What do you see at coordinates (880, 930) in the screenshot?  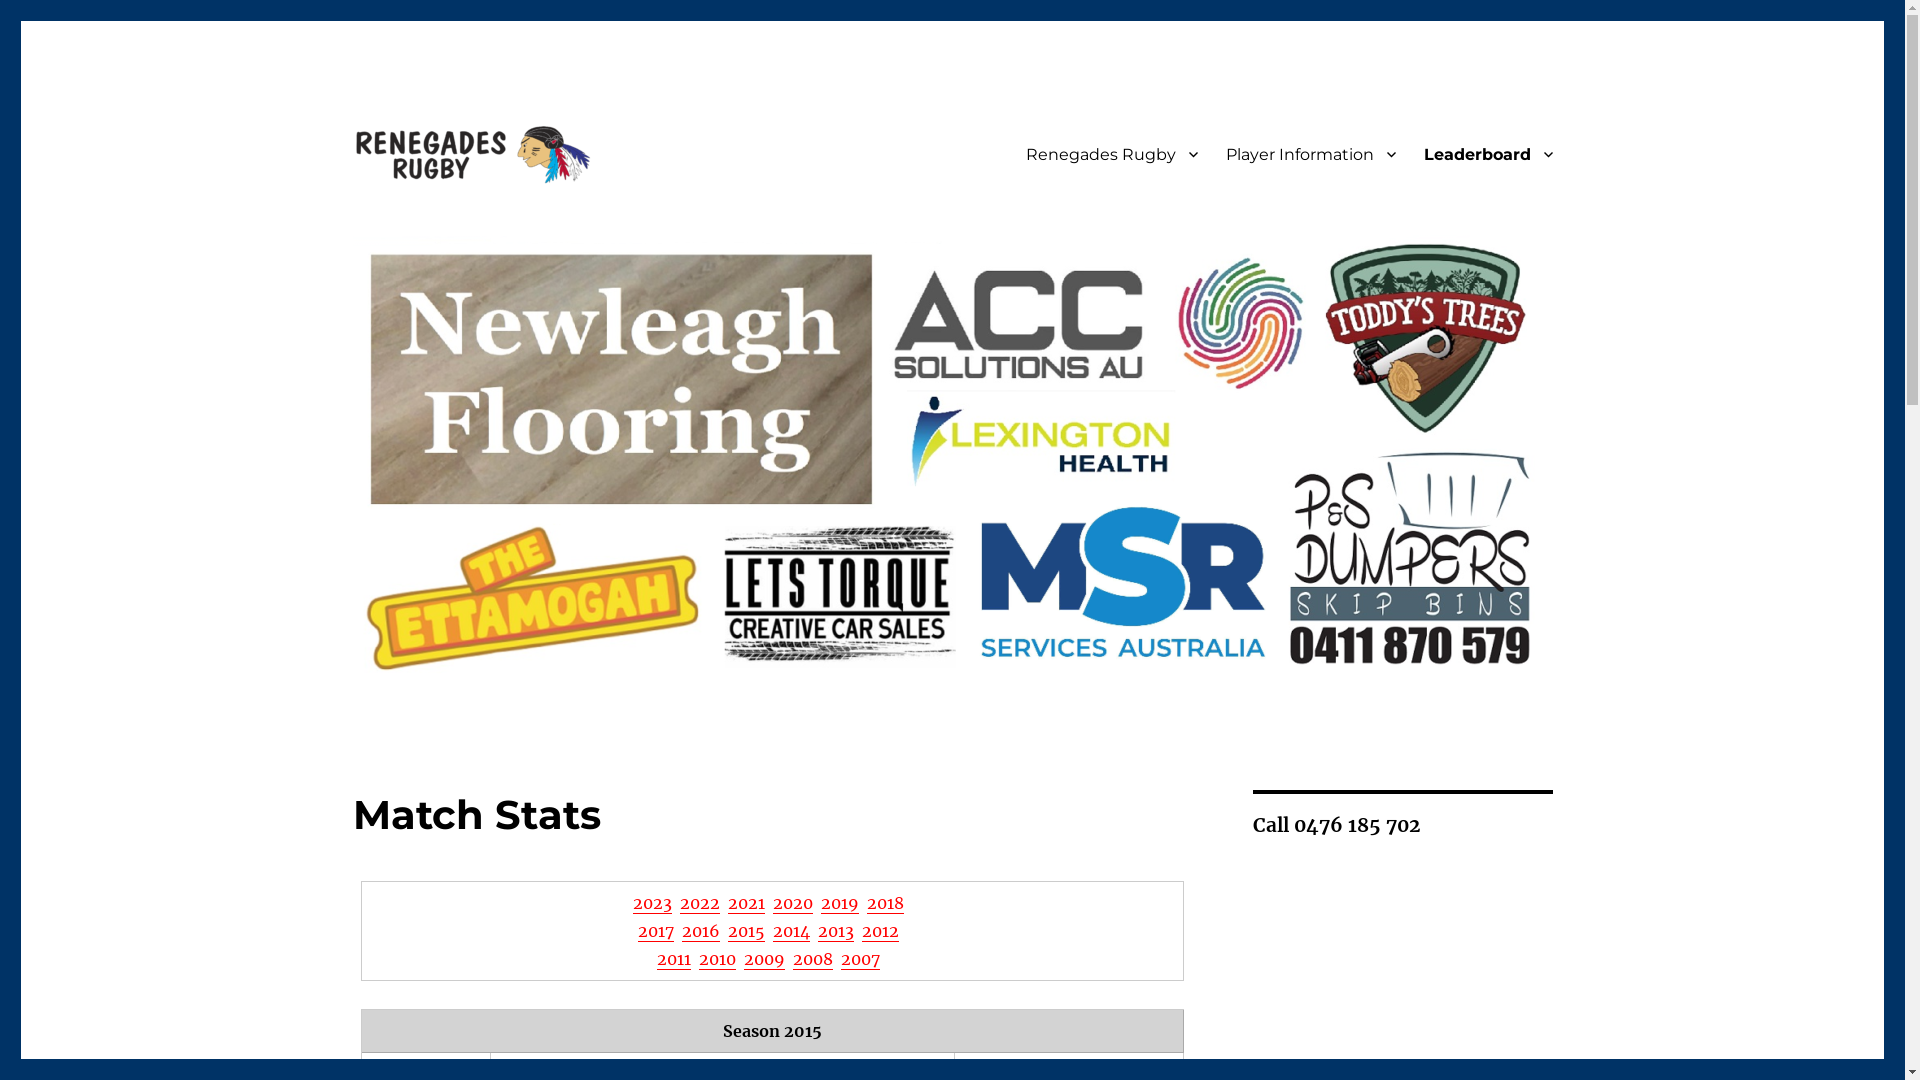 I see `'2012'` at bounding box center [880, 930].